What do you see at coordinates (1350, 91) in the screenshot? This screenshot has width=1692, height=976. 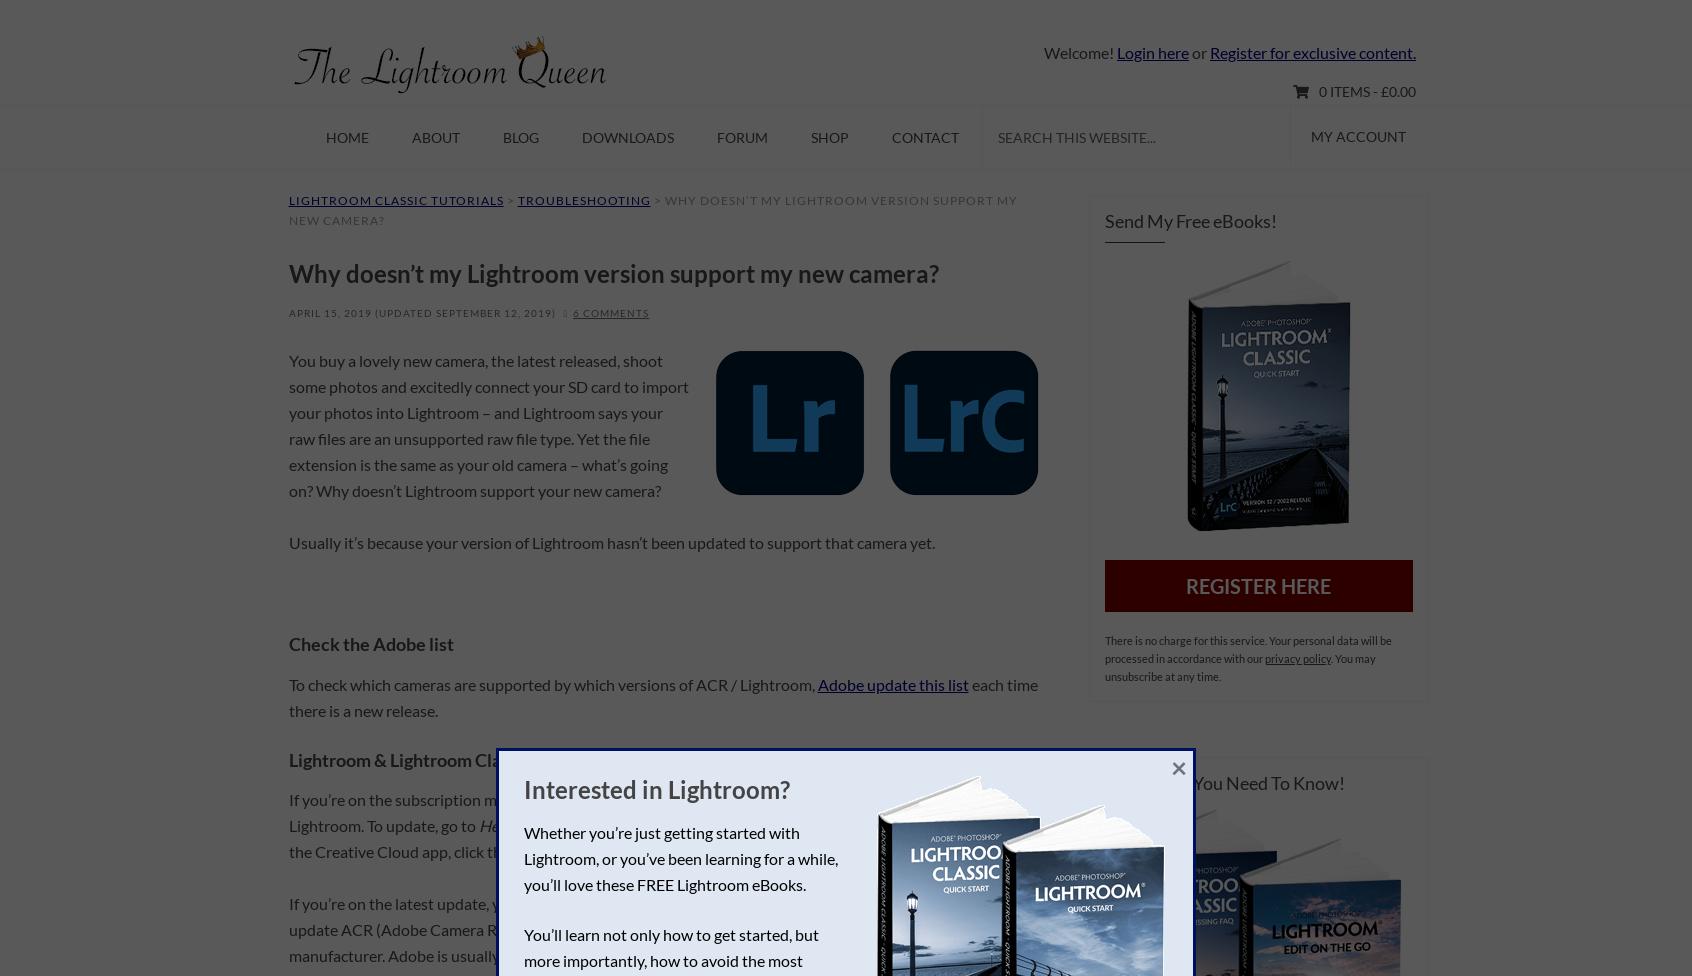 I see `'0 items -'` at bounding box center [1350, 91].